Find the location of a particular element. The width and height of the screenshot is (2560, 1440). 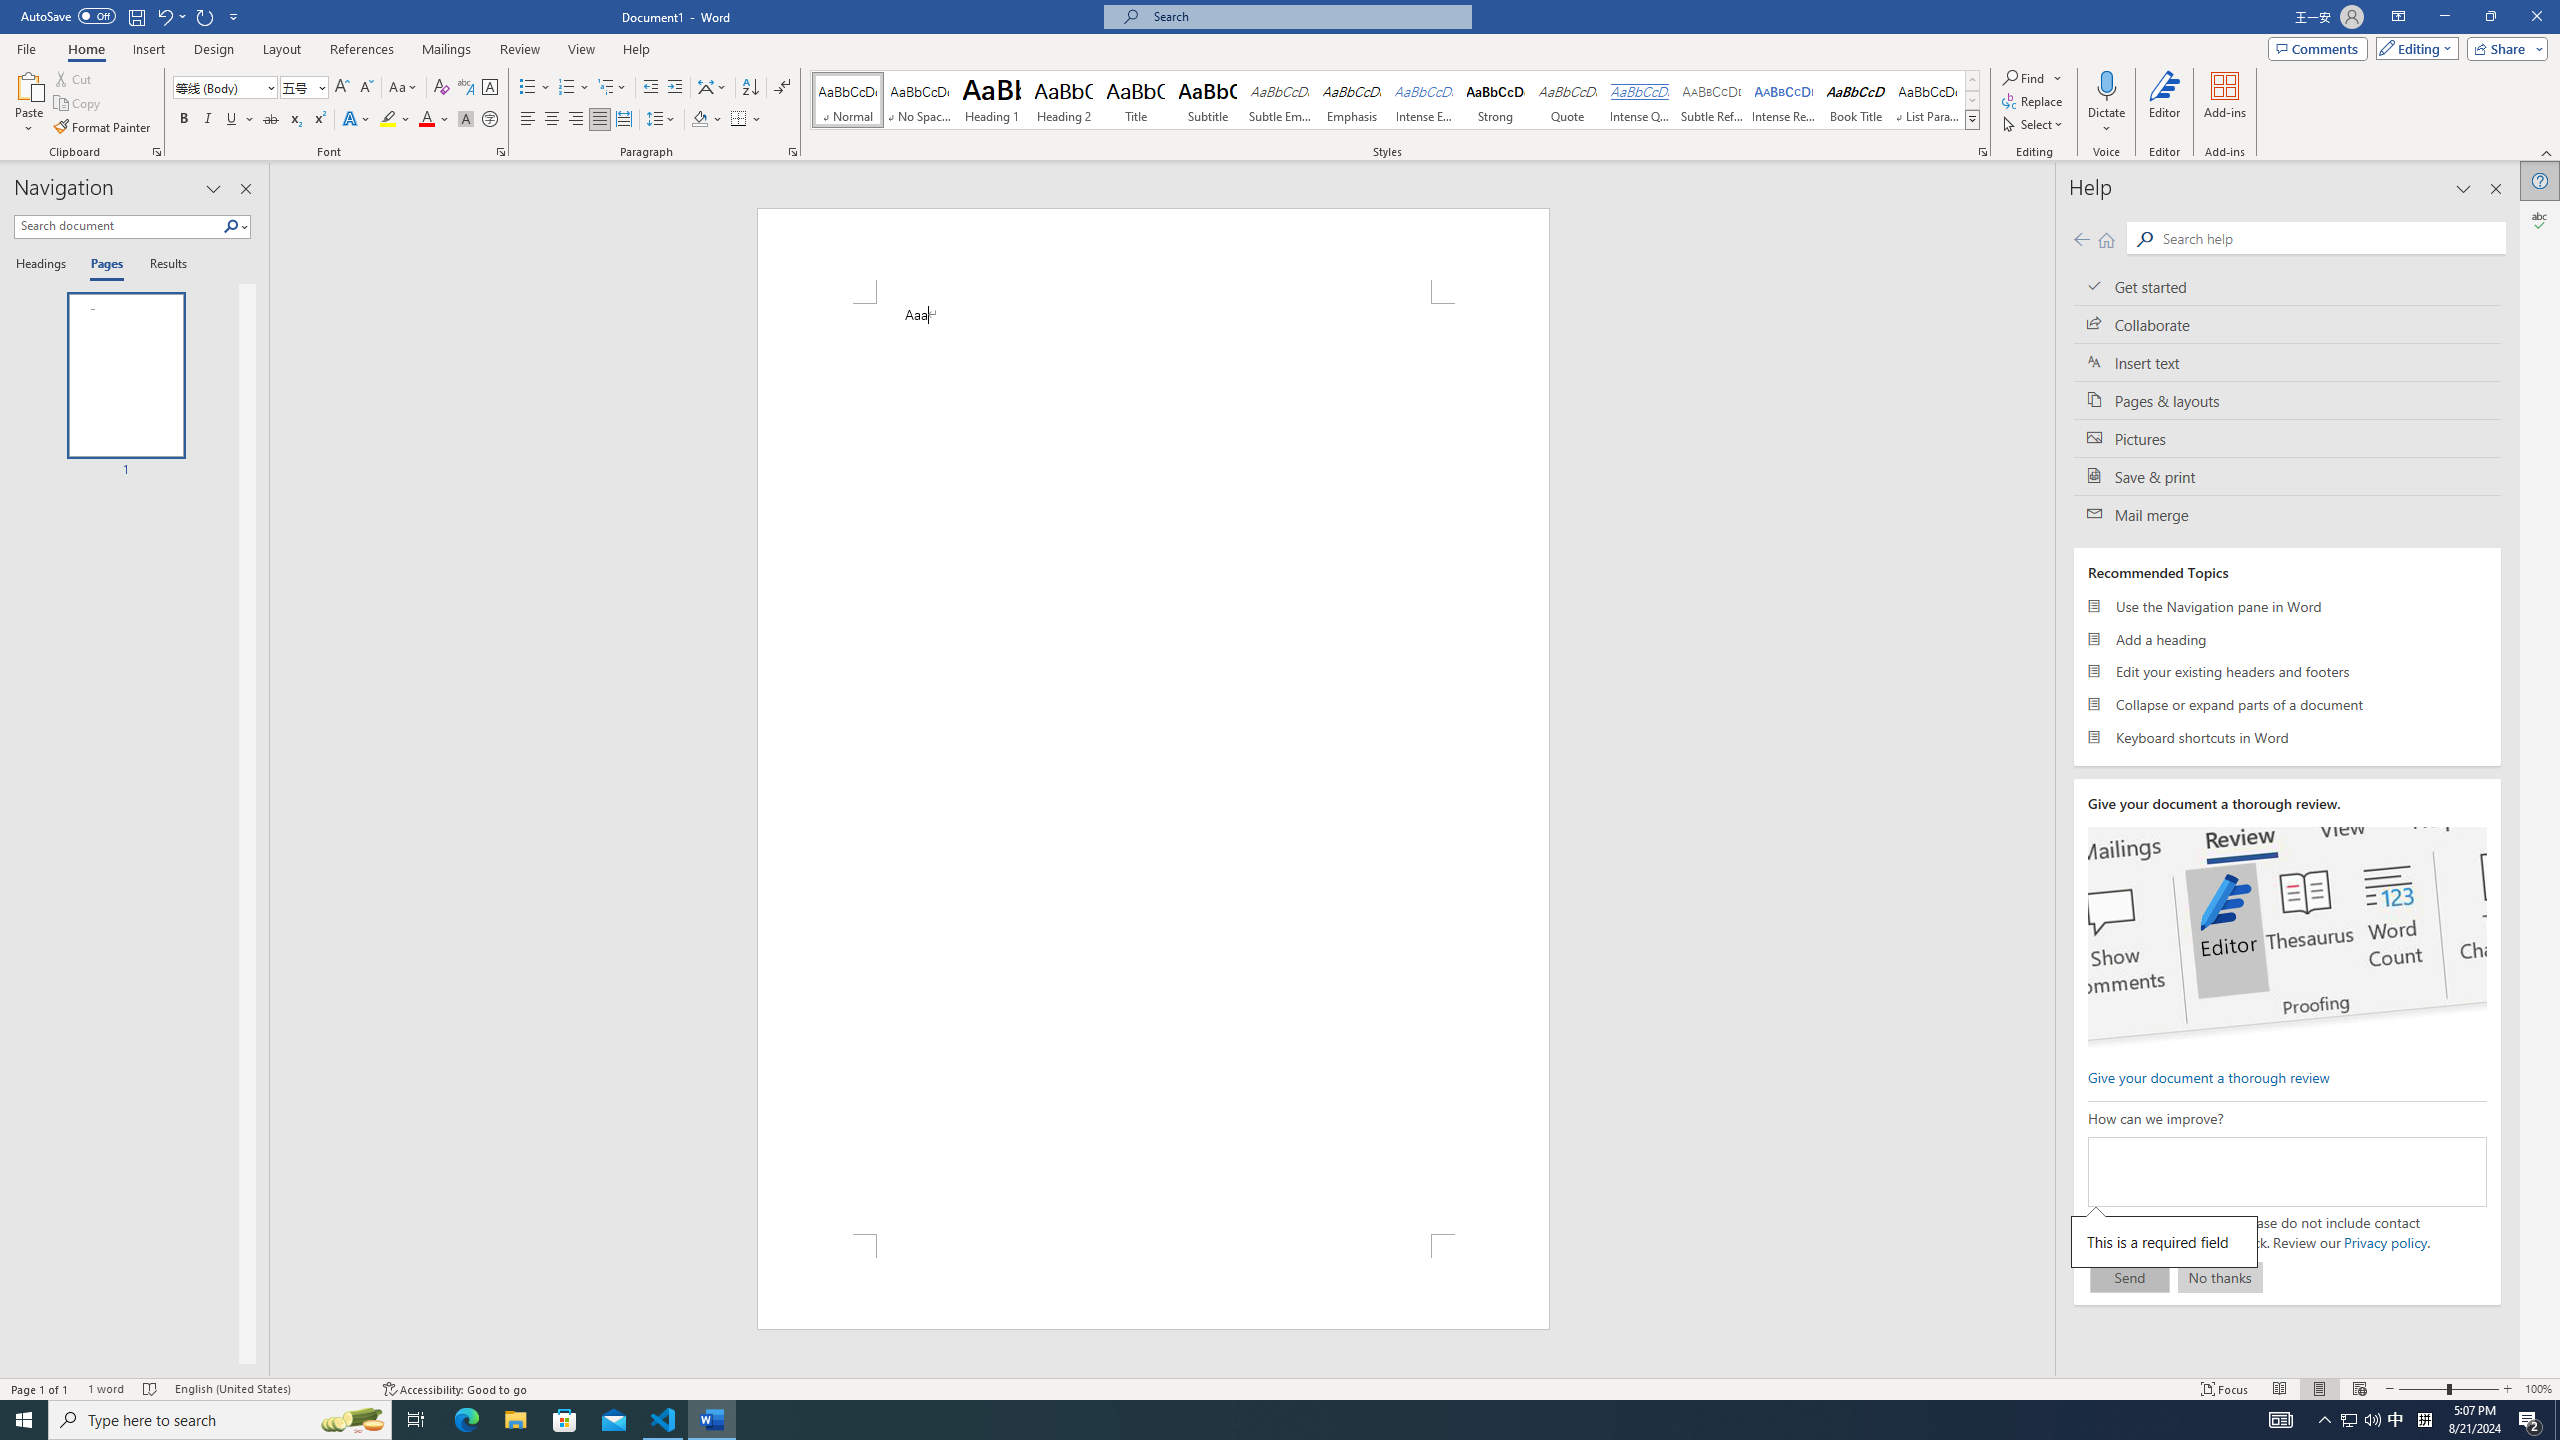

'Collapse or expand parts of a document' is located at coordinates (2286, 704).